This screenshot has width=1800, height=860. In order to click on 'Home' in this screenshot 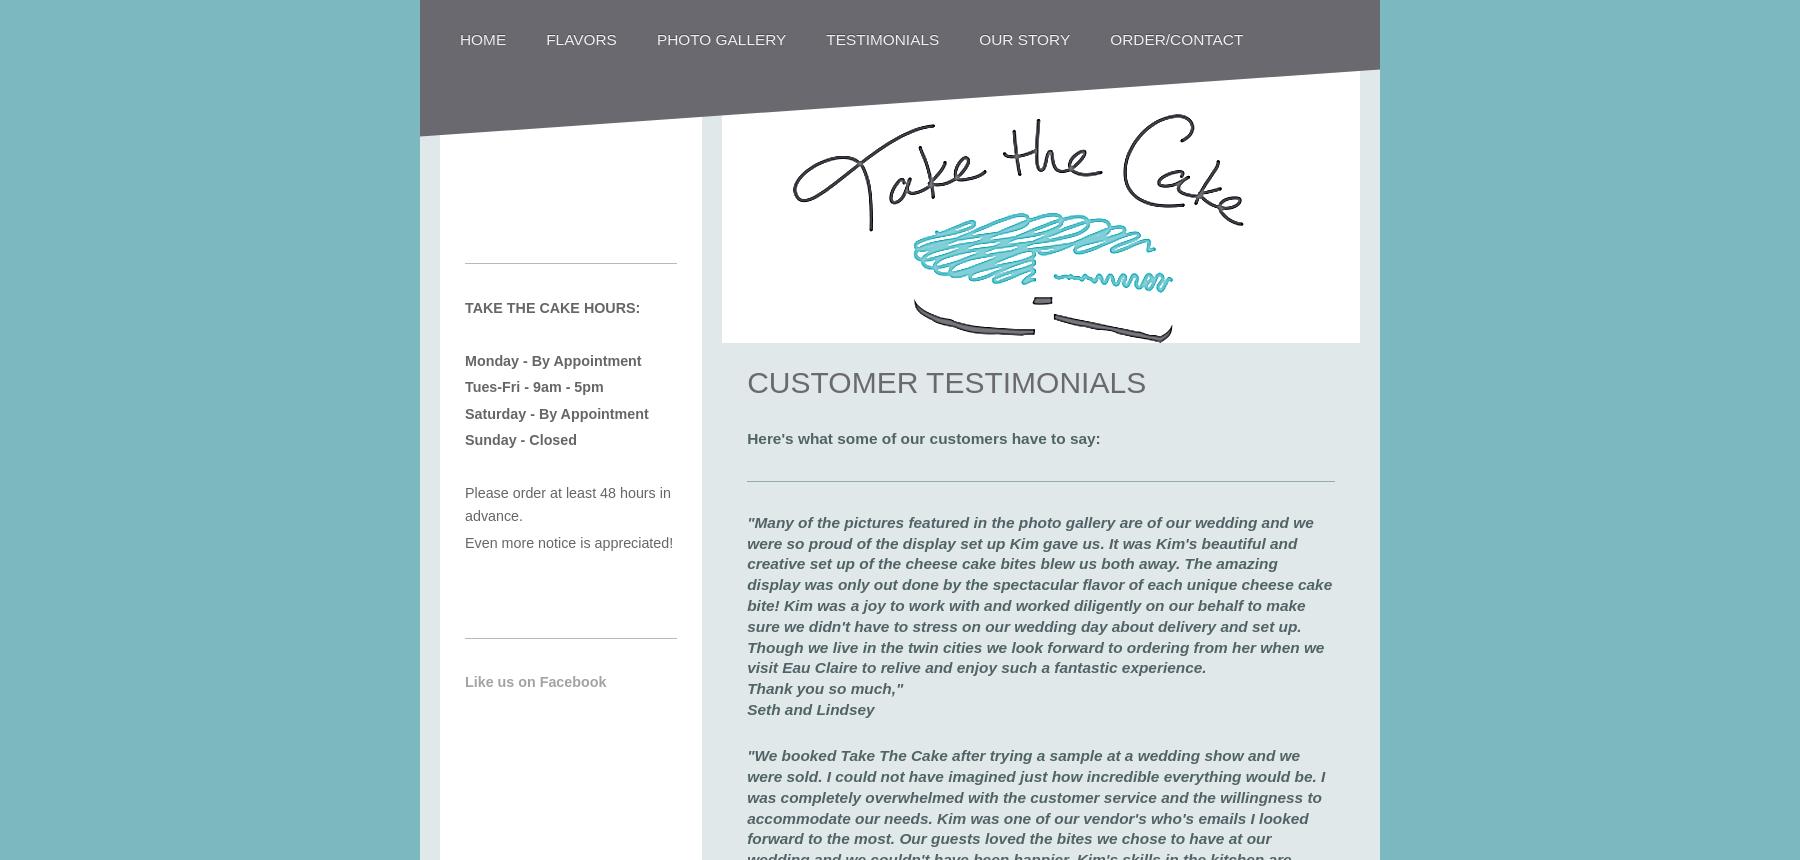, I will do `click(459, 38)`.